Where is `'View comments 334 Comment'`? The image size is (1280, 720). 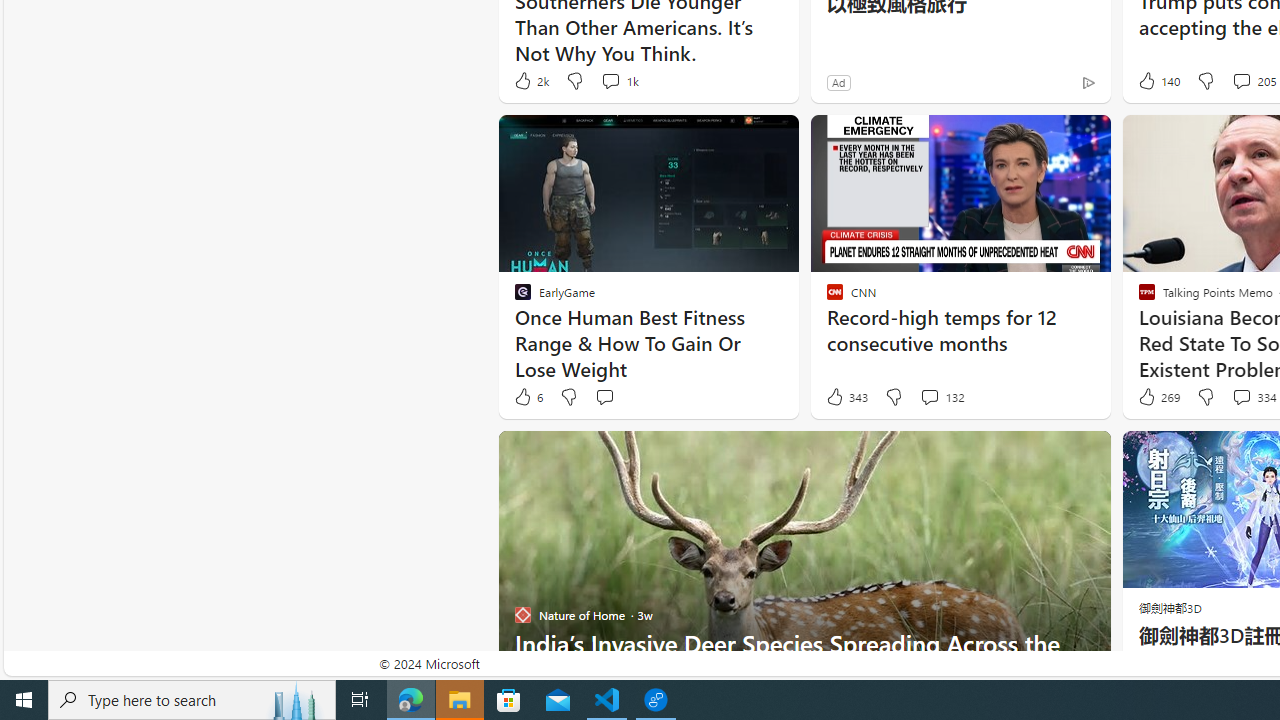 'View comments 334 Comment' is located at coordinates (1240, 397).